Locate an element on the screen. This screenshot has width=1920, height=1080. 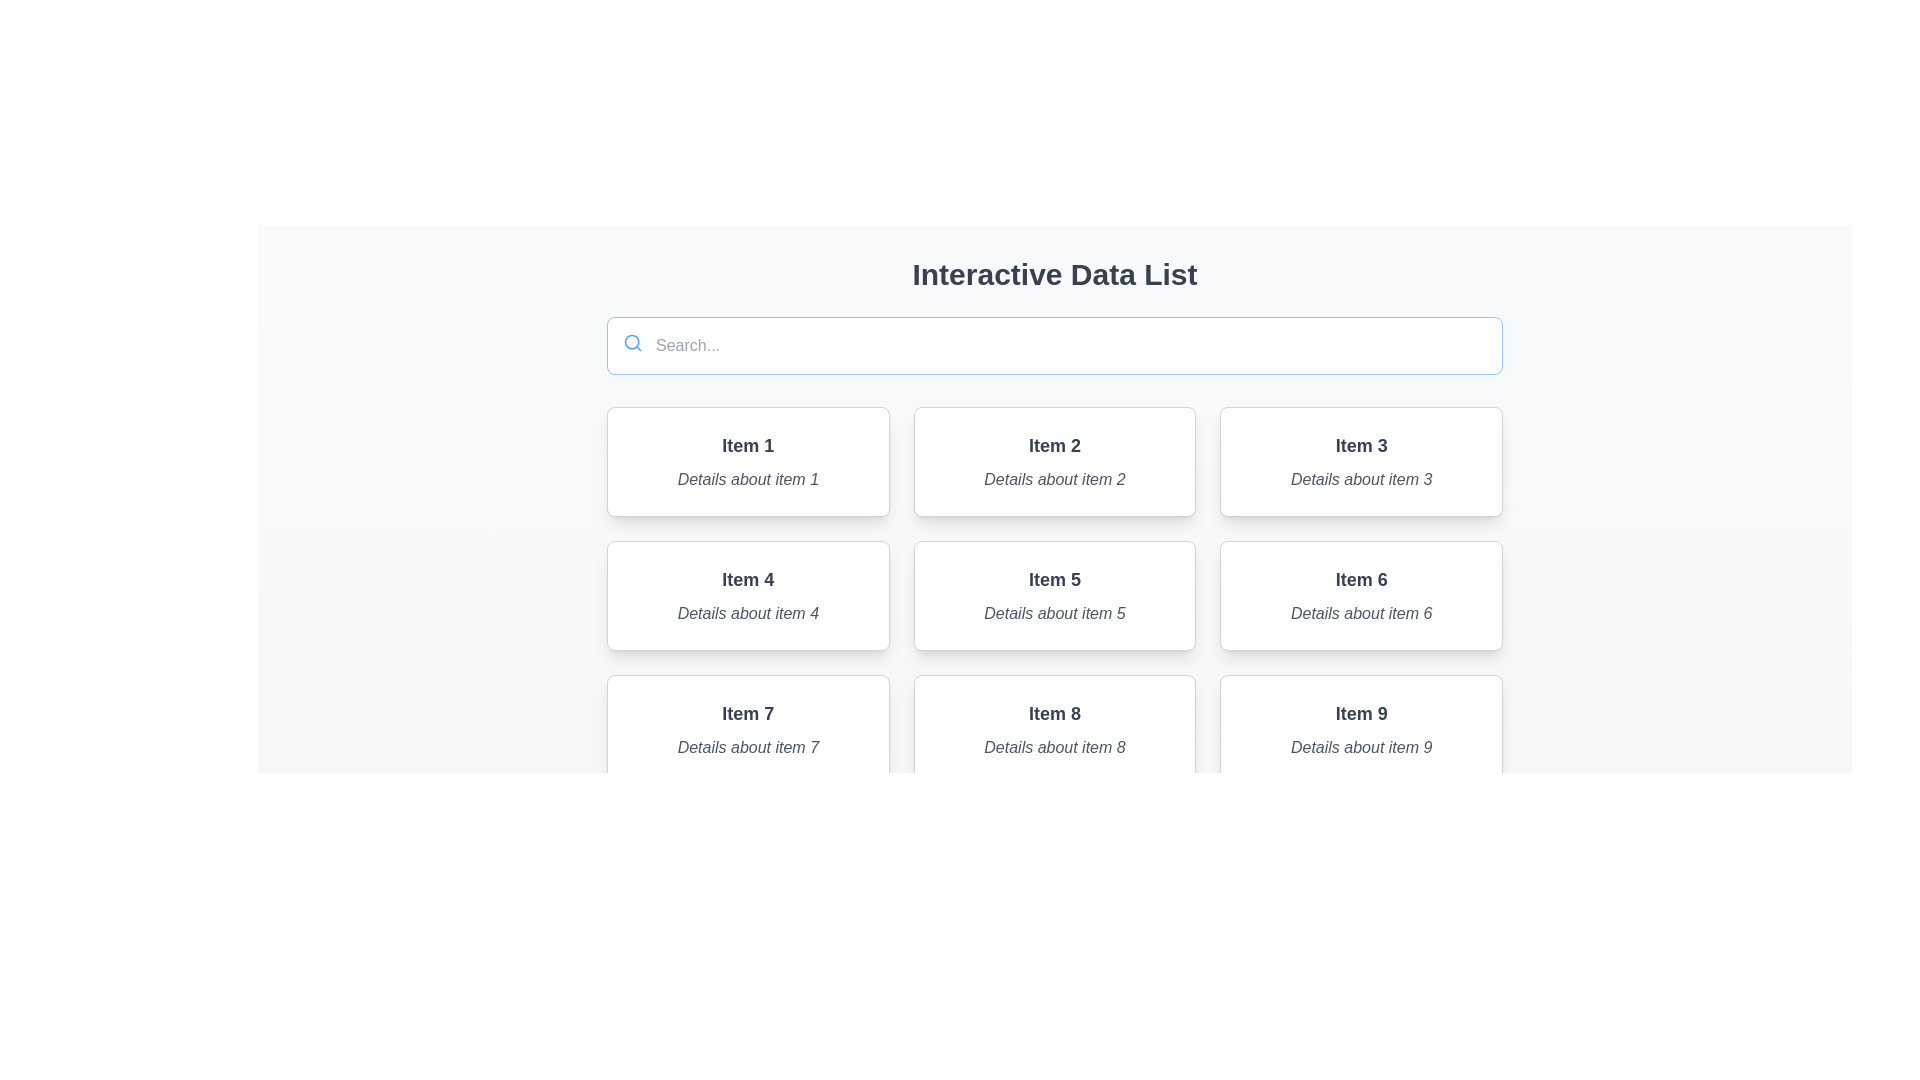
the Card component displaying 'Item 9' with a subtitle 'Details about item 9', located in the bottom-right corner of the layout is located at coordinates (1360, 729).